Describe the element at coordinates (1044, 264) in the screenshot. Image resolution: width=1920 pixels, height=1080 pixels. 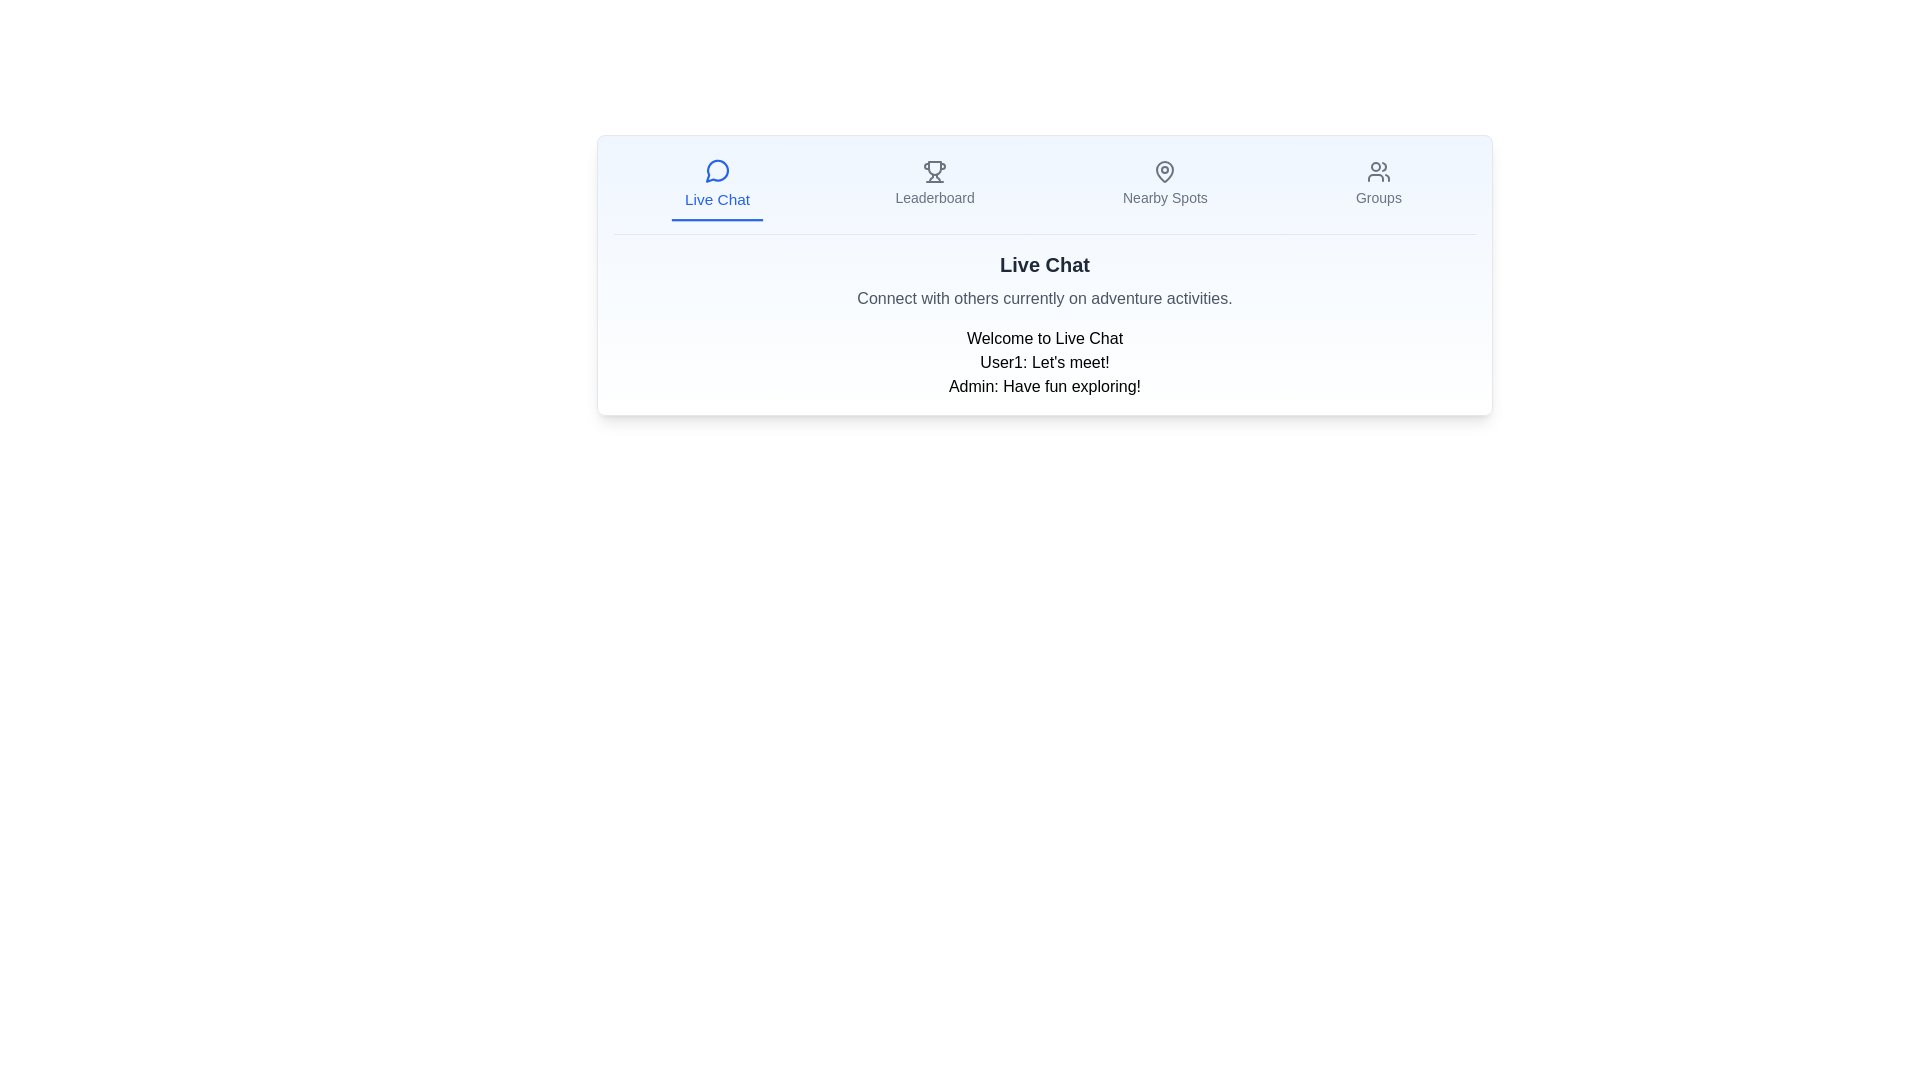
I see `the Header Text that serves as the section title for the live chat interface, which is centrally aligned at the top of the content area below the navigation bar` at that location.